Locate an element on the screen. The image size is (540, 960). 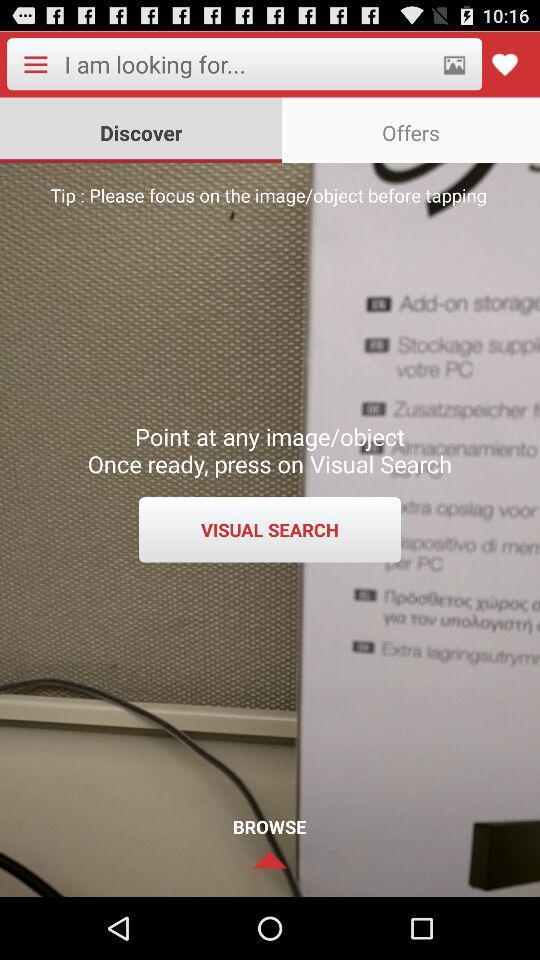
the arrow_upward icon is located at coordinates (269, 920).